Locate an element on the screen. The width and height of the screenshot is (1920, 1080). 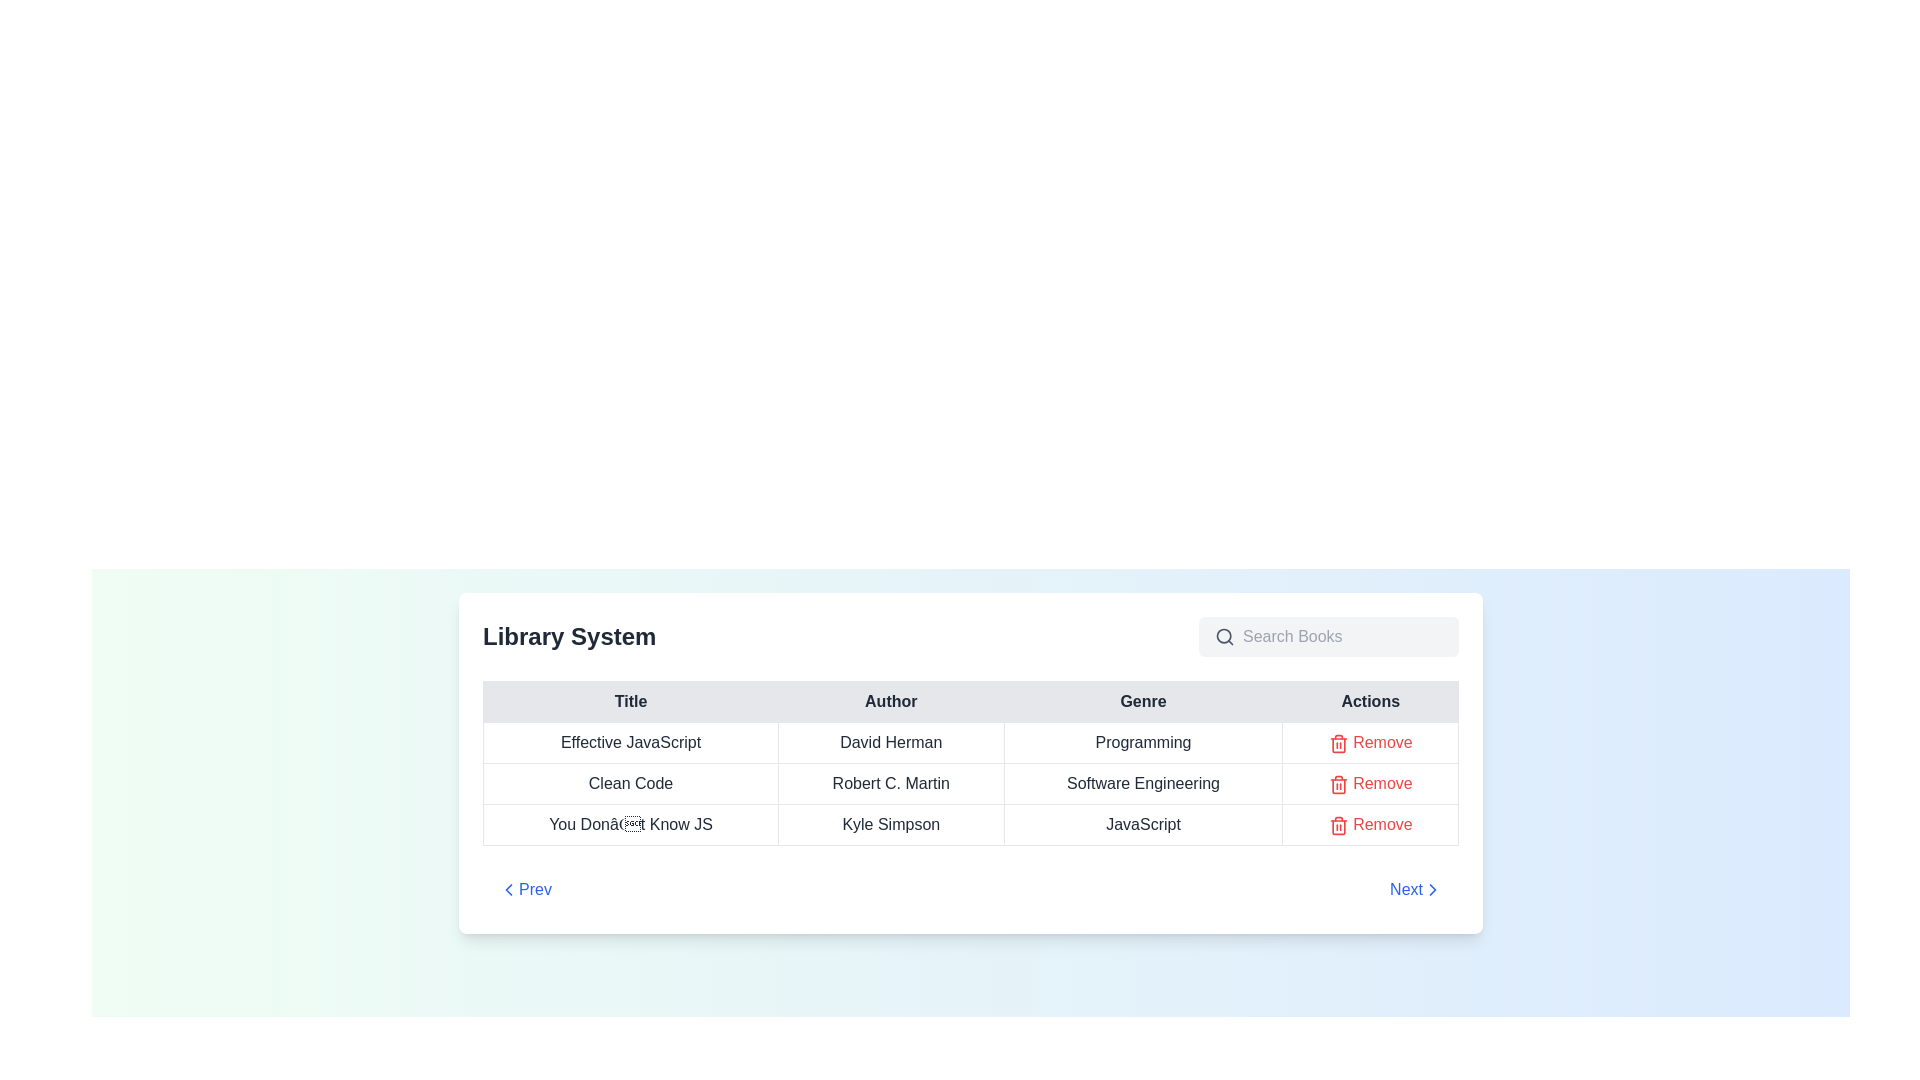
the first trash can icon under the 'Actions' column associated with 'Effective JavaScript' by 'David Herman' to invoke the delete action is located at coordinates (1338, 743).